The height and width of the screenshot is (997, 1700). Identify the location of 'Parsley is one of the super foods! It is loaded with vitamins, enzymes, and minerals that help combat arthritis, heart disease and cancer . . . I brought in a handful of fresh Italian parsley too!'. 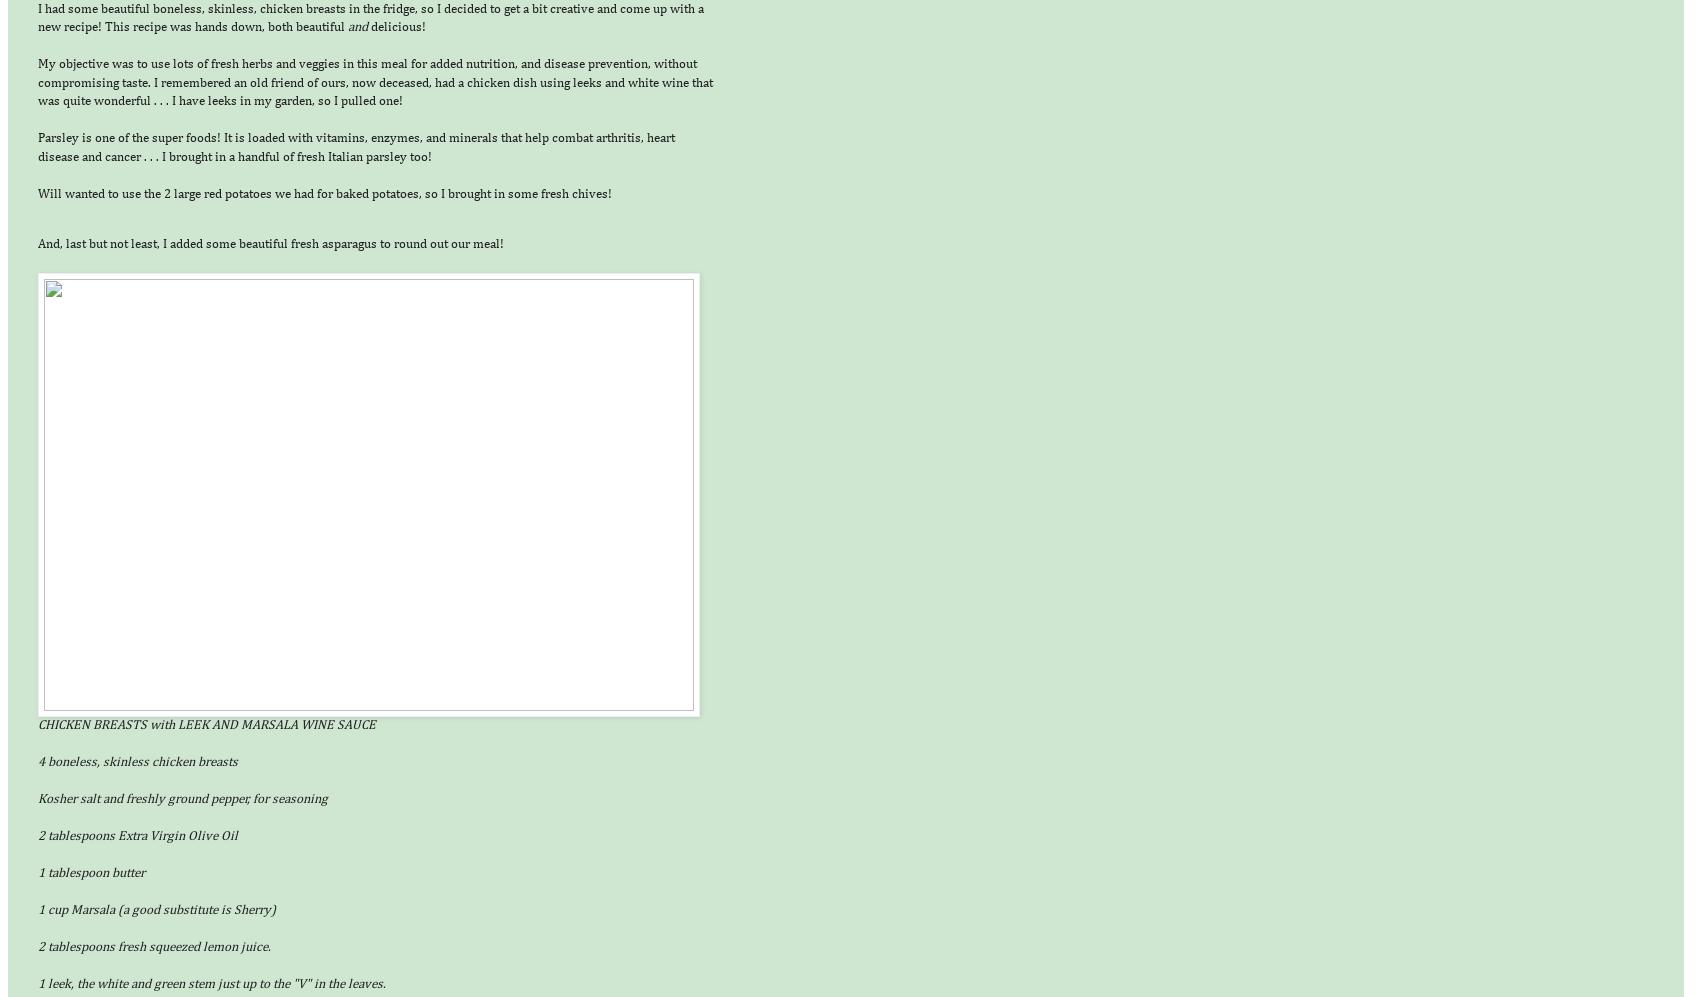
(355, 146).